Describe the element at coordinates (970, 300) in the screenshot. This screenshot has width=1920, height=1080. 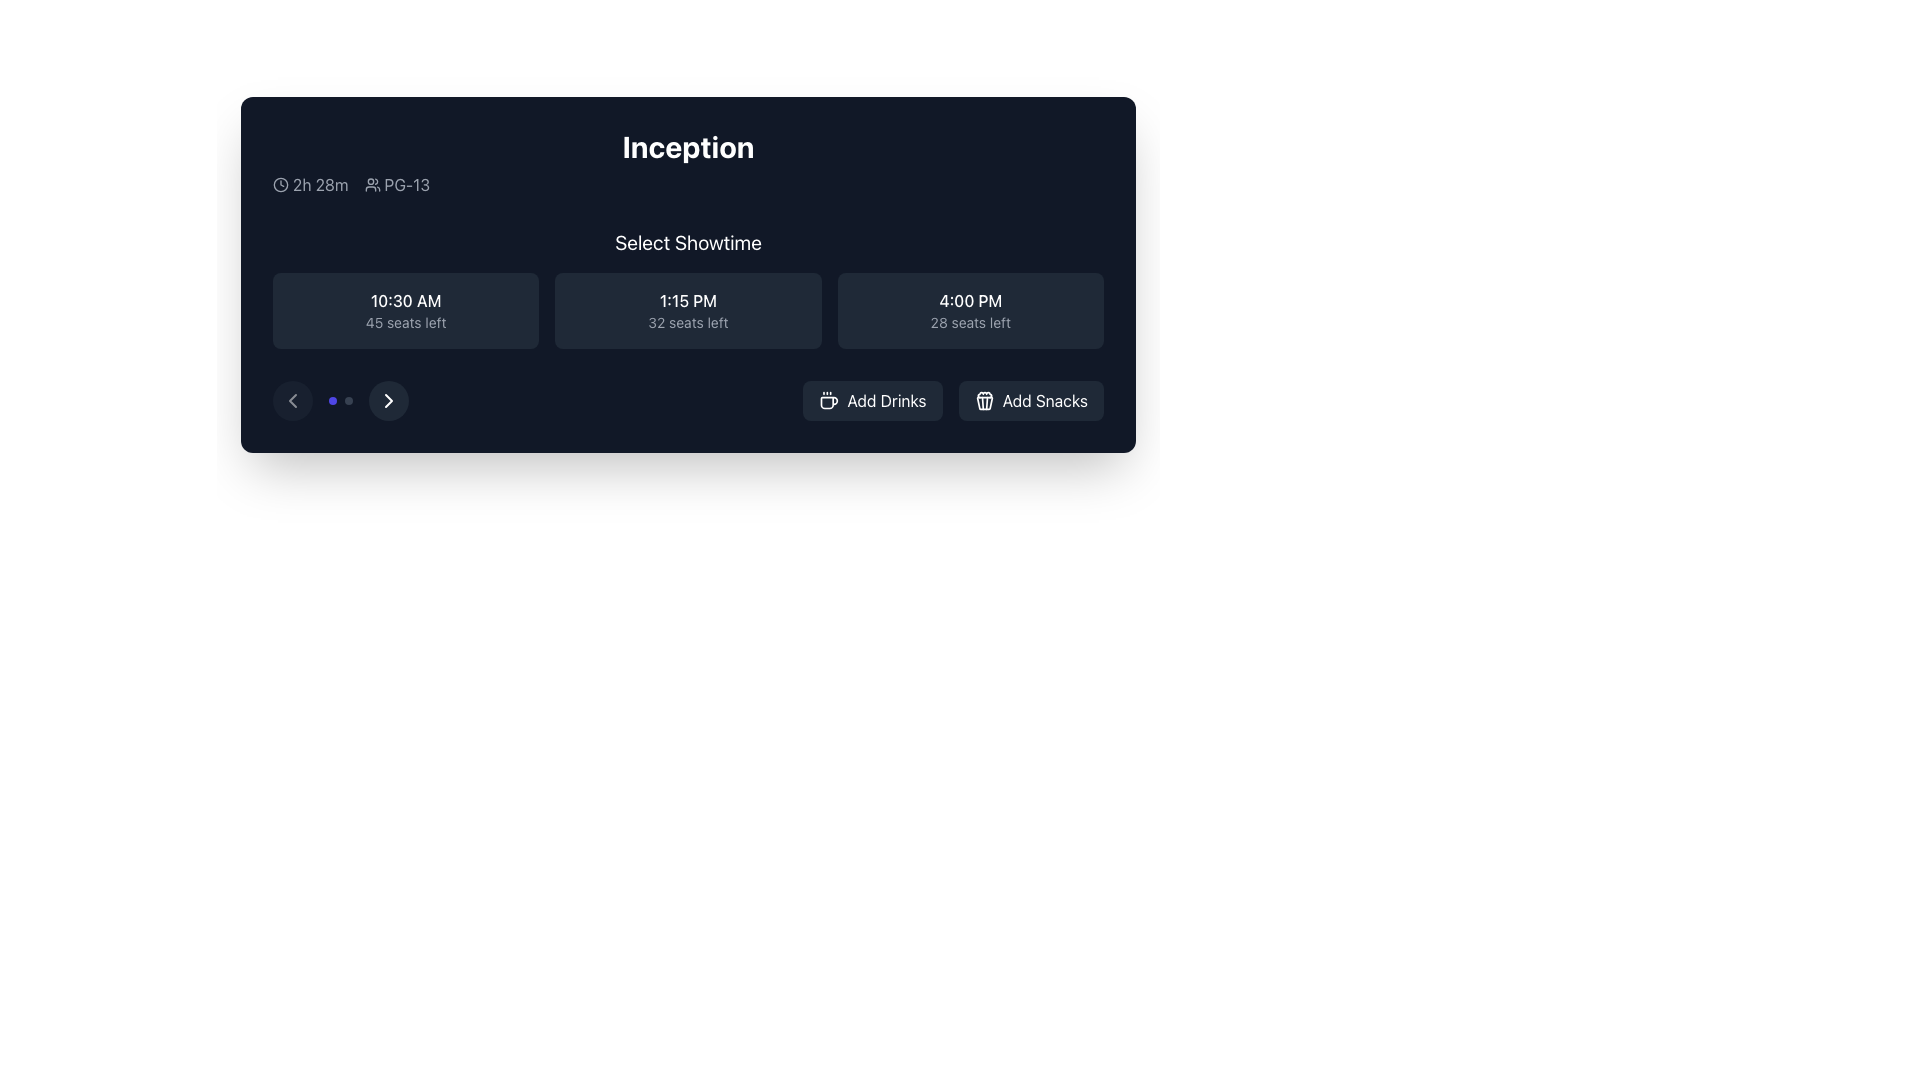
I see `text displayed in the text label showing '4:00 PM', which is styled in bold white font on a dark background, located in the third position among similar containers` at that location.